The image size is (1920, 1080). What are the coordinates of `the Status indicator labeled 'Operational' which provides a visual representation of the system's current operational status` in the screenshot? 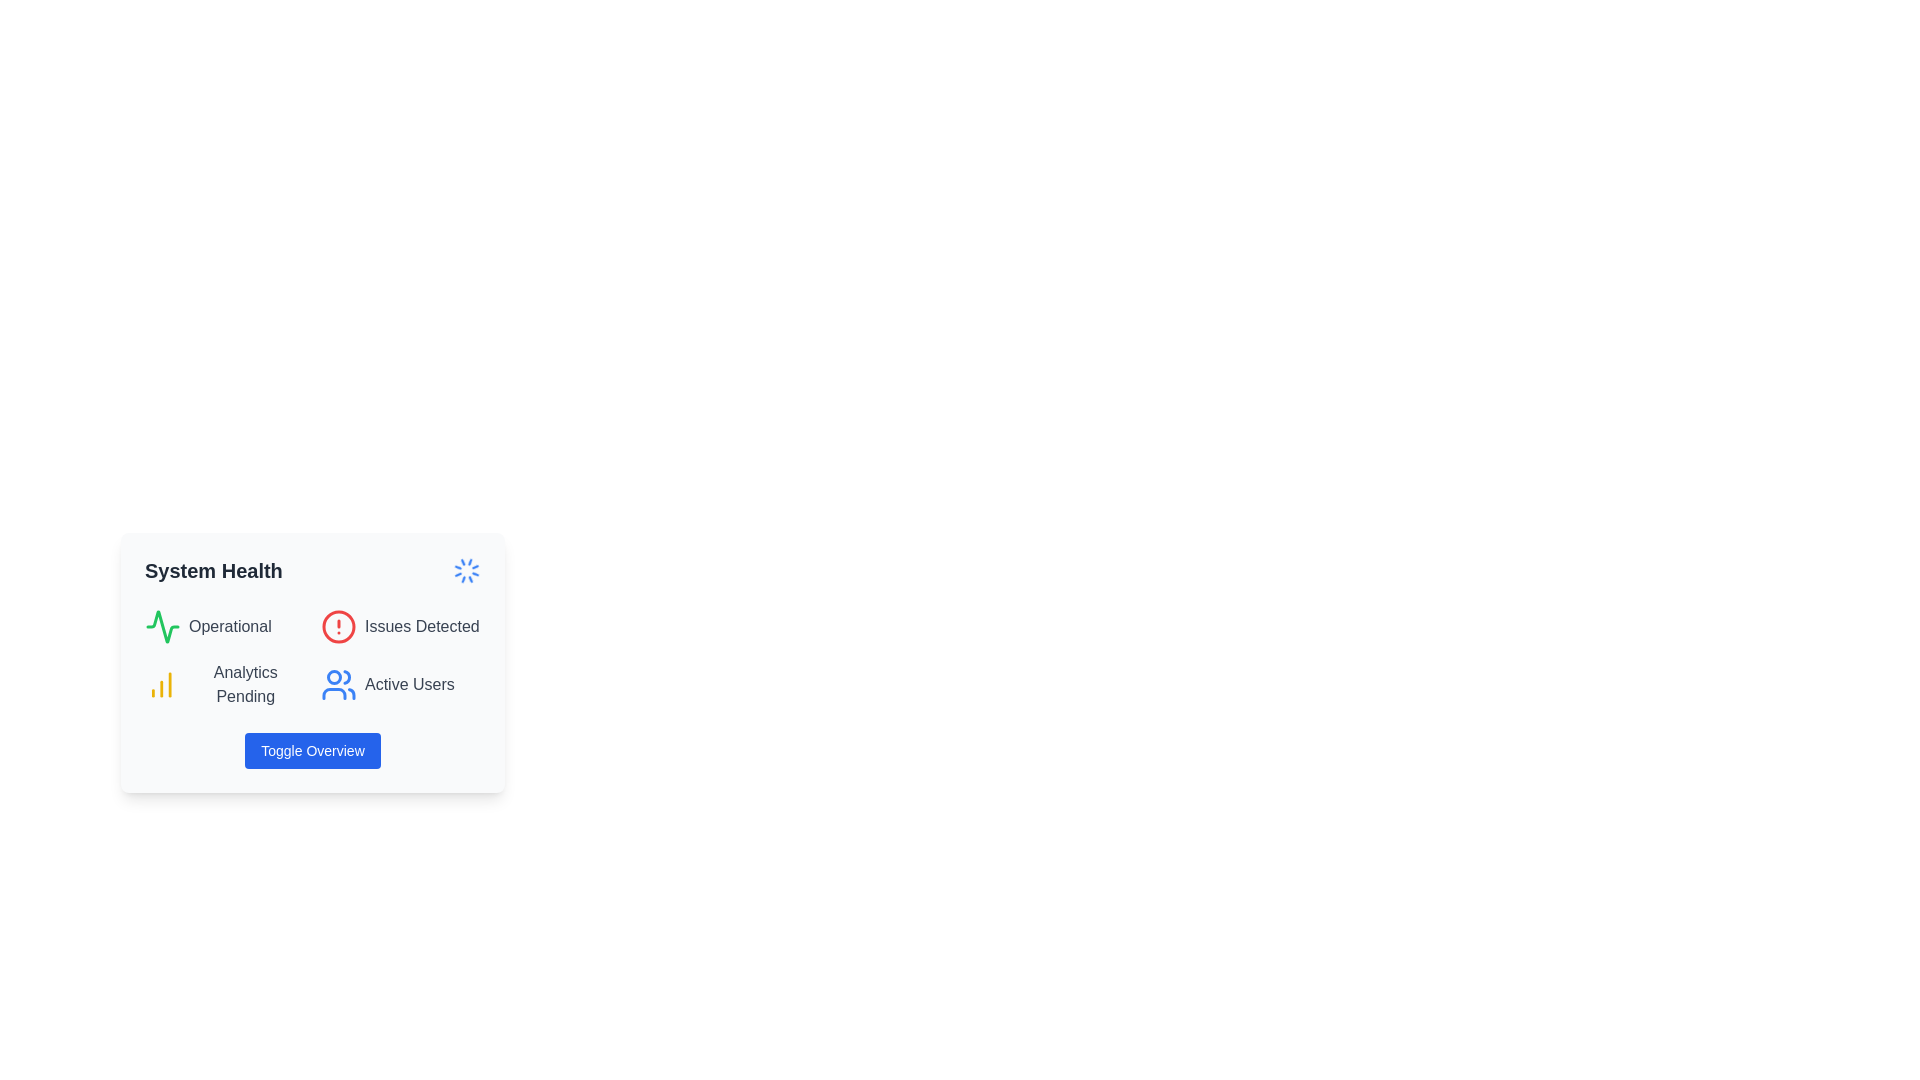 It's located at (225, 626).